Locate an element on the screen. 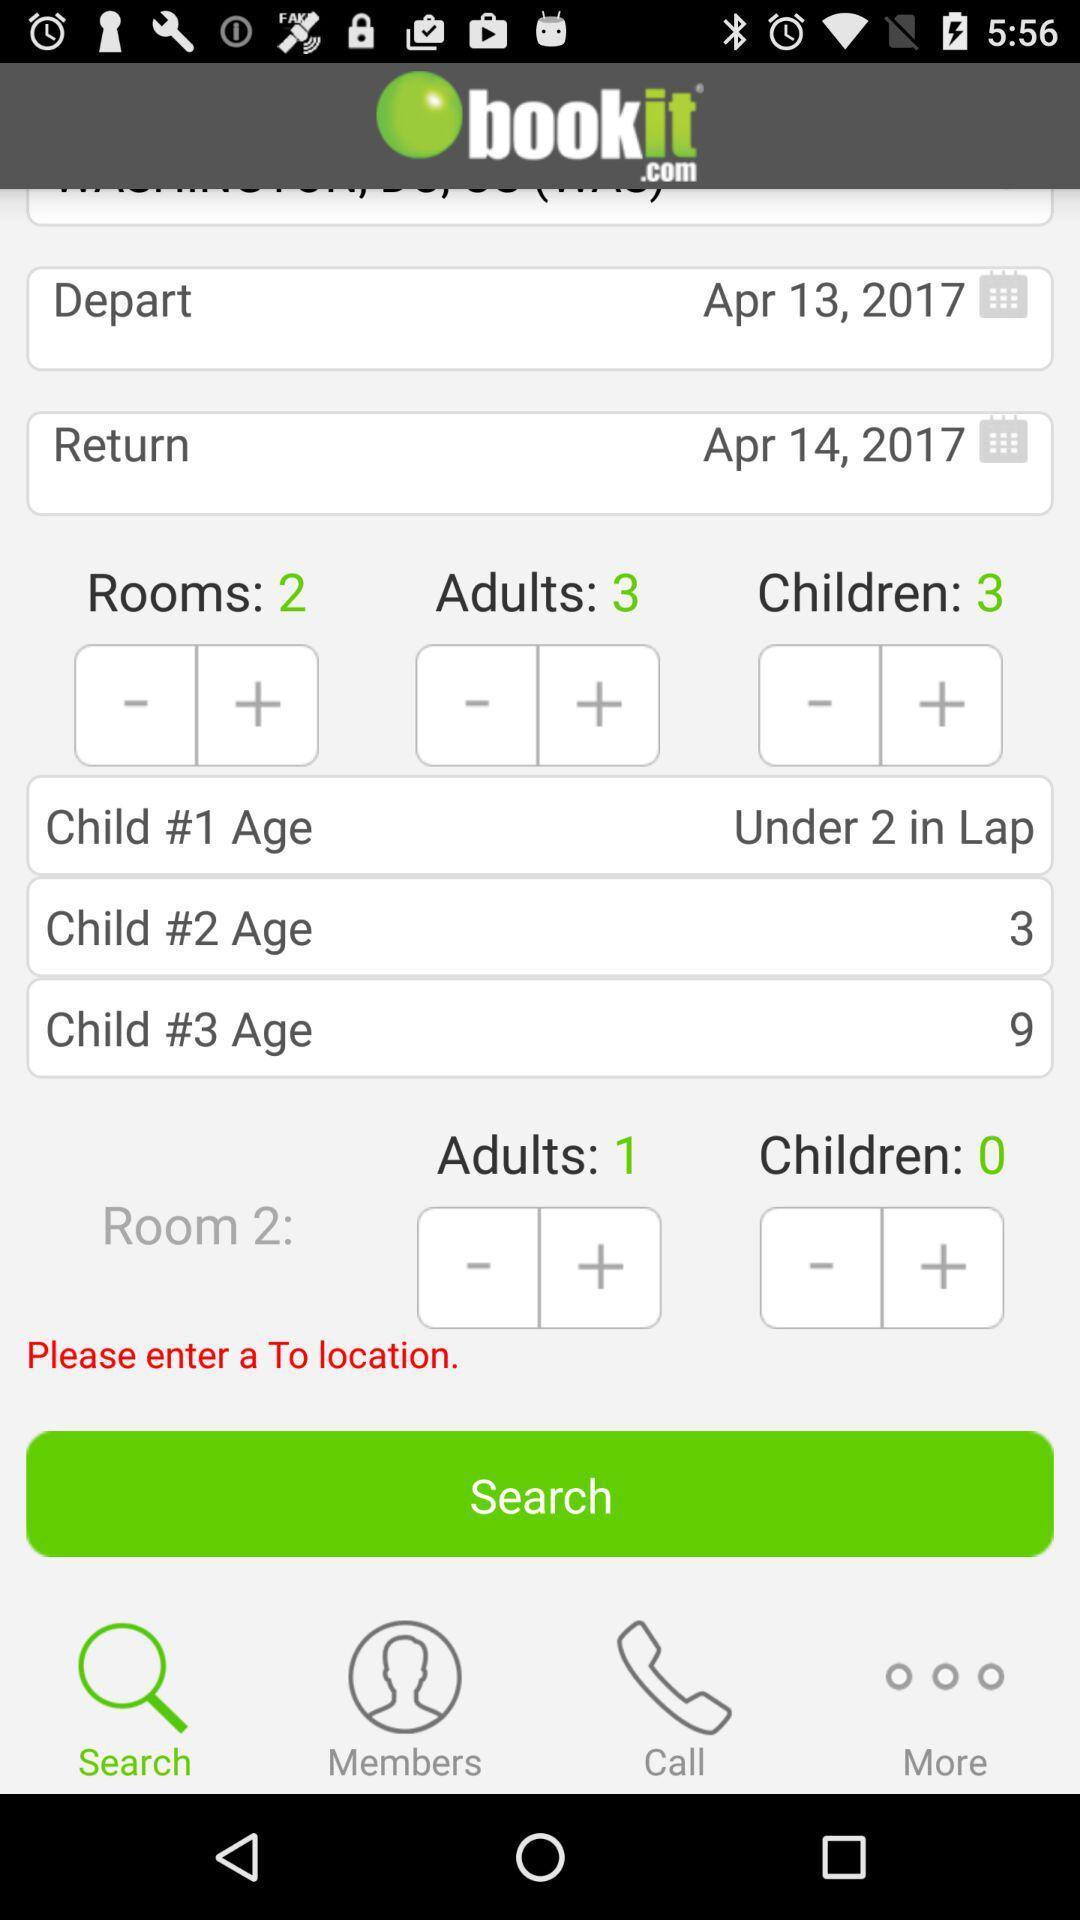 Image resolution: width=1080 pixels, height=1920 pixels. the minus icon is located at coordinates (135, 753).